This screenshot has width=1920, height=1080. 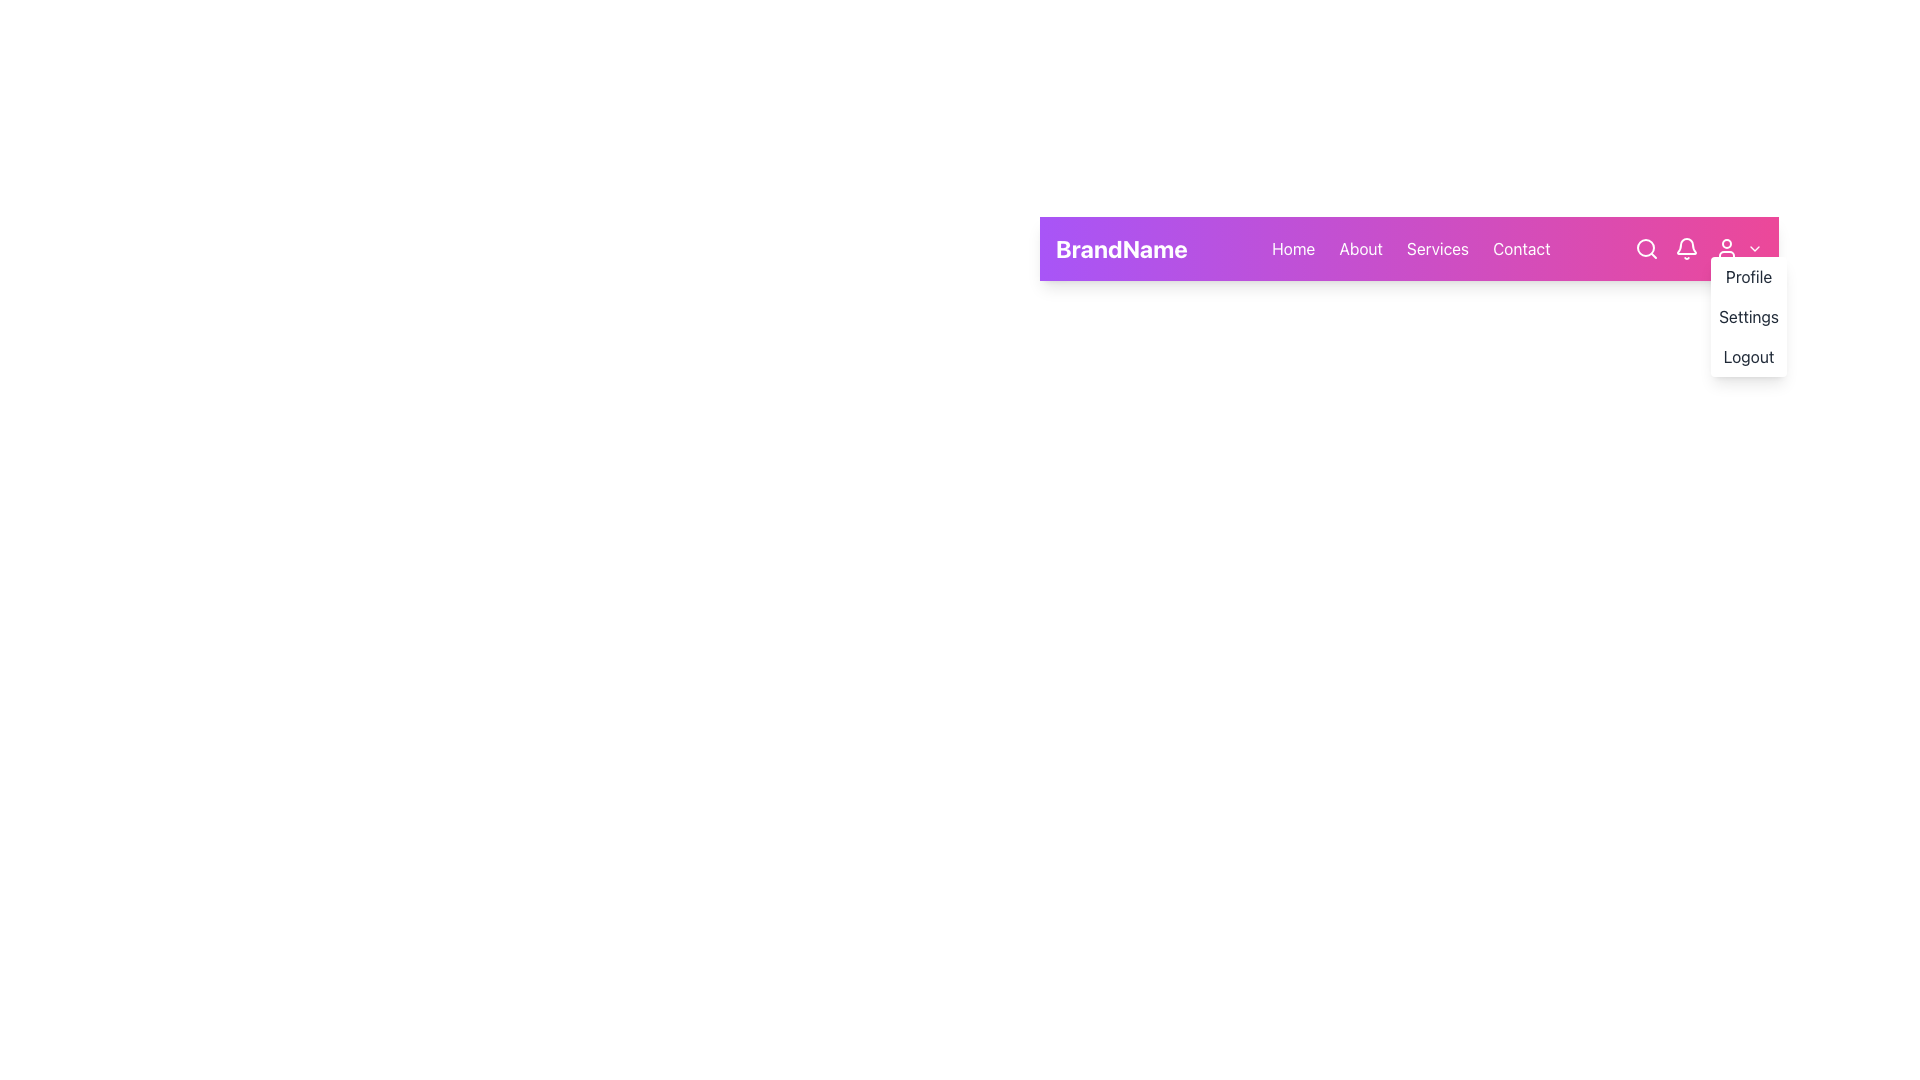 I want to click on the 'Settings' dropdown menu item located in the top-right corner of the interface, directly below the user profile icon, so click(x=1748, y=315).